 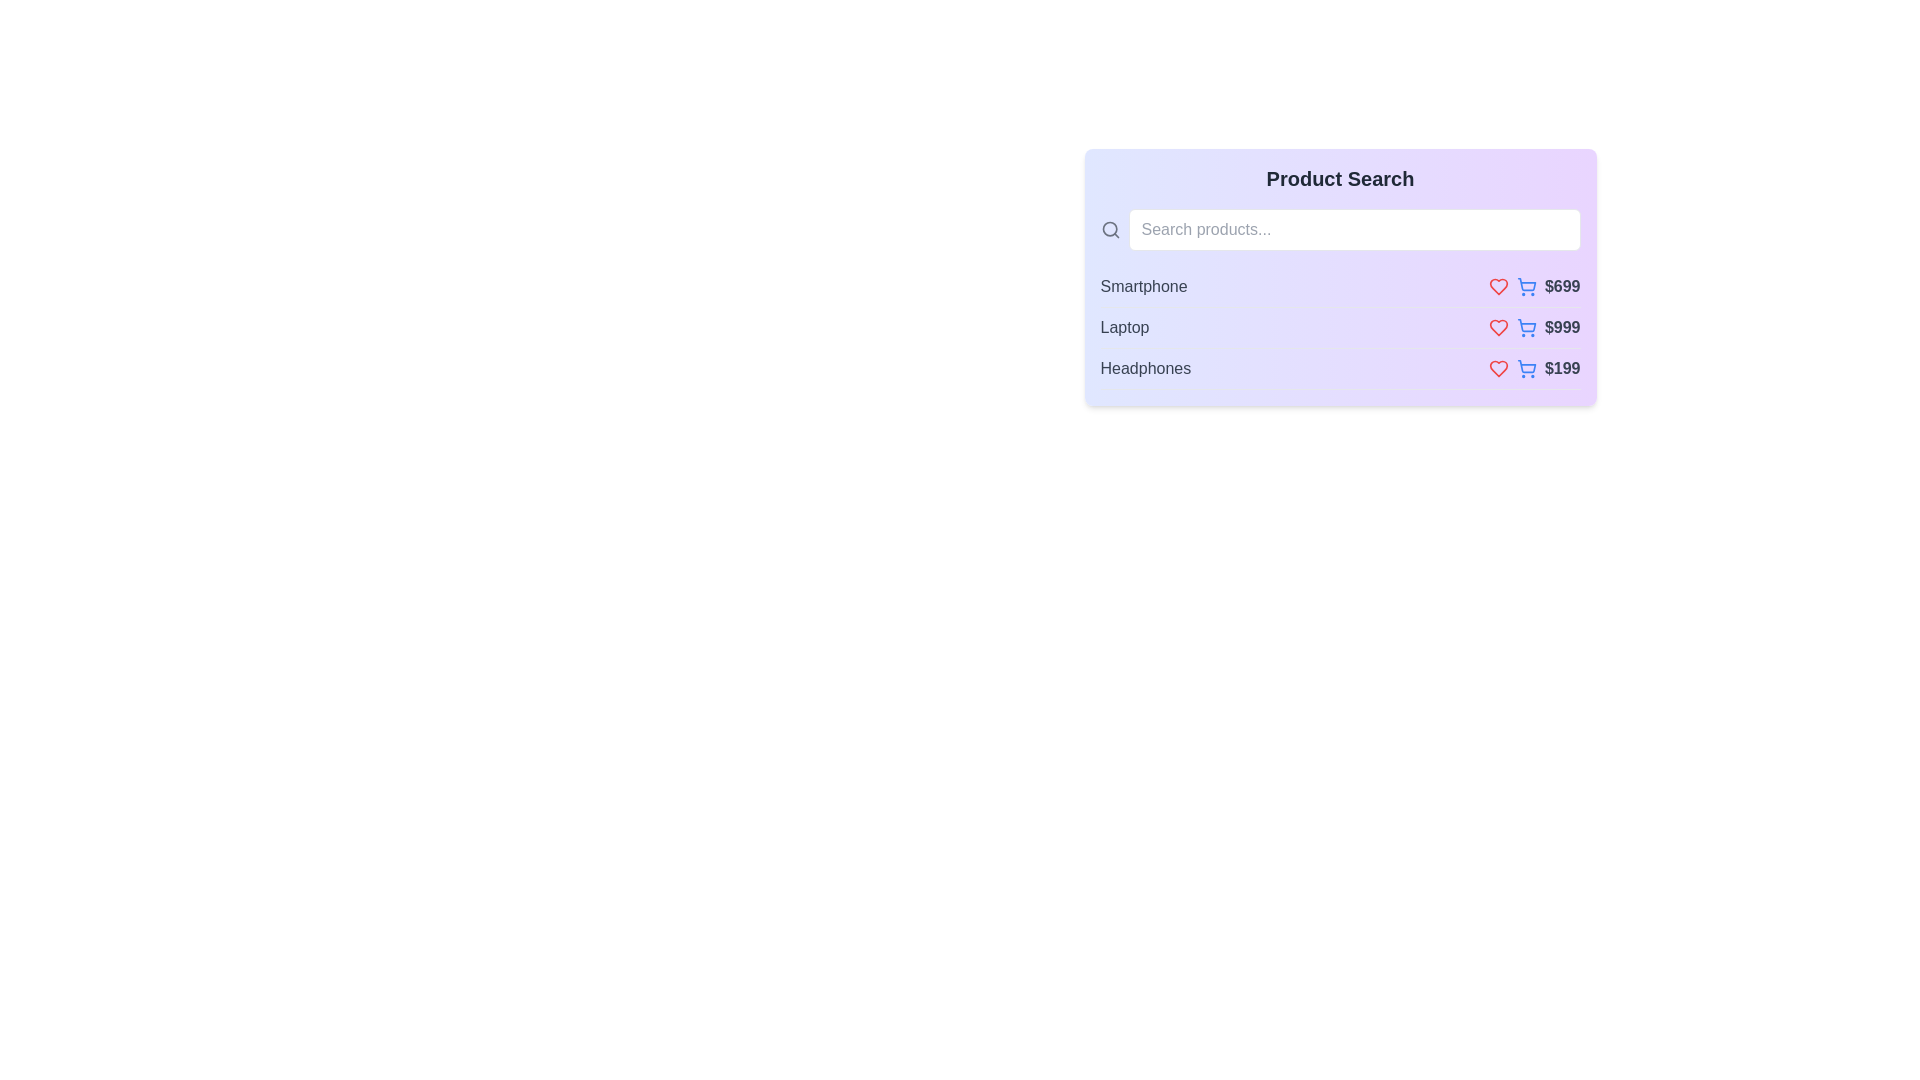 I want to click on the blue shopping cart icon located to the right of the product description and next to the price tag in the purple box, so click(x=1525, y=284).